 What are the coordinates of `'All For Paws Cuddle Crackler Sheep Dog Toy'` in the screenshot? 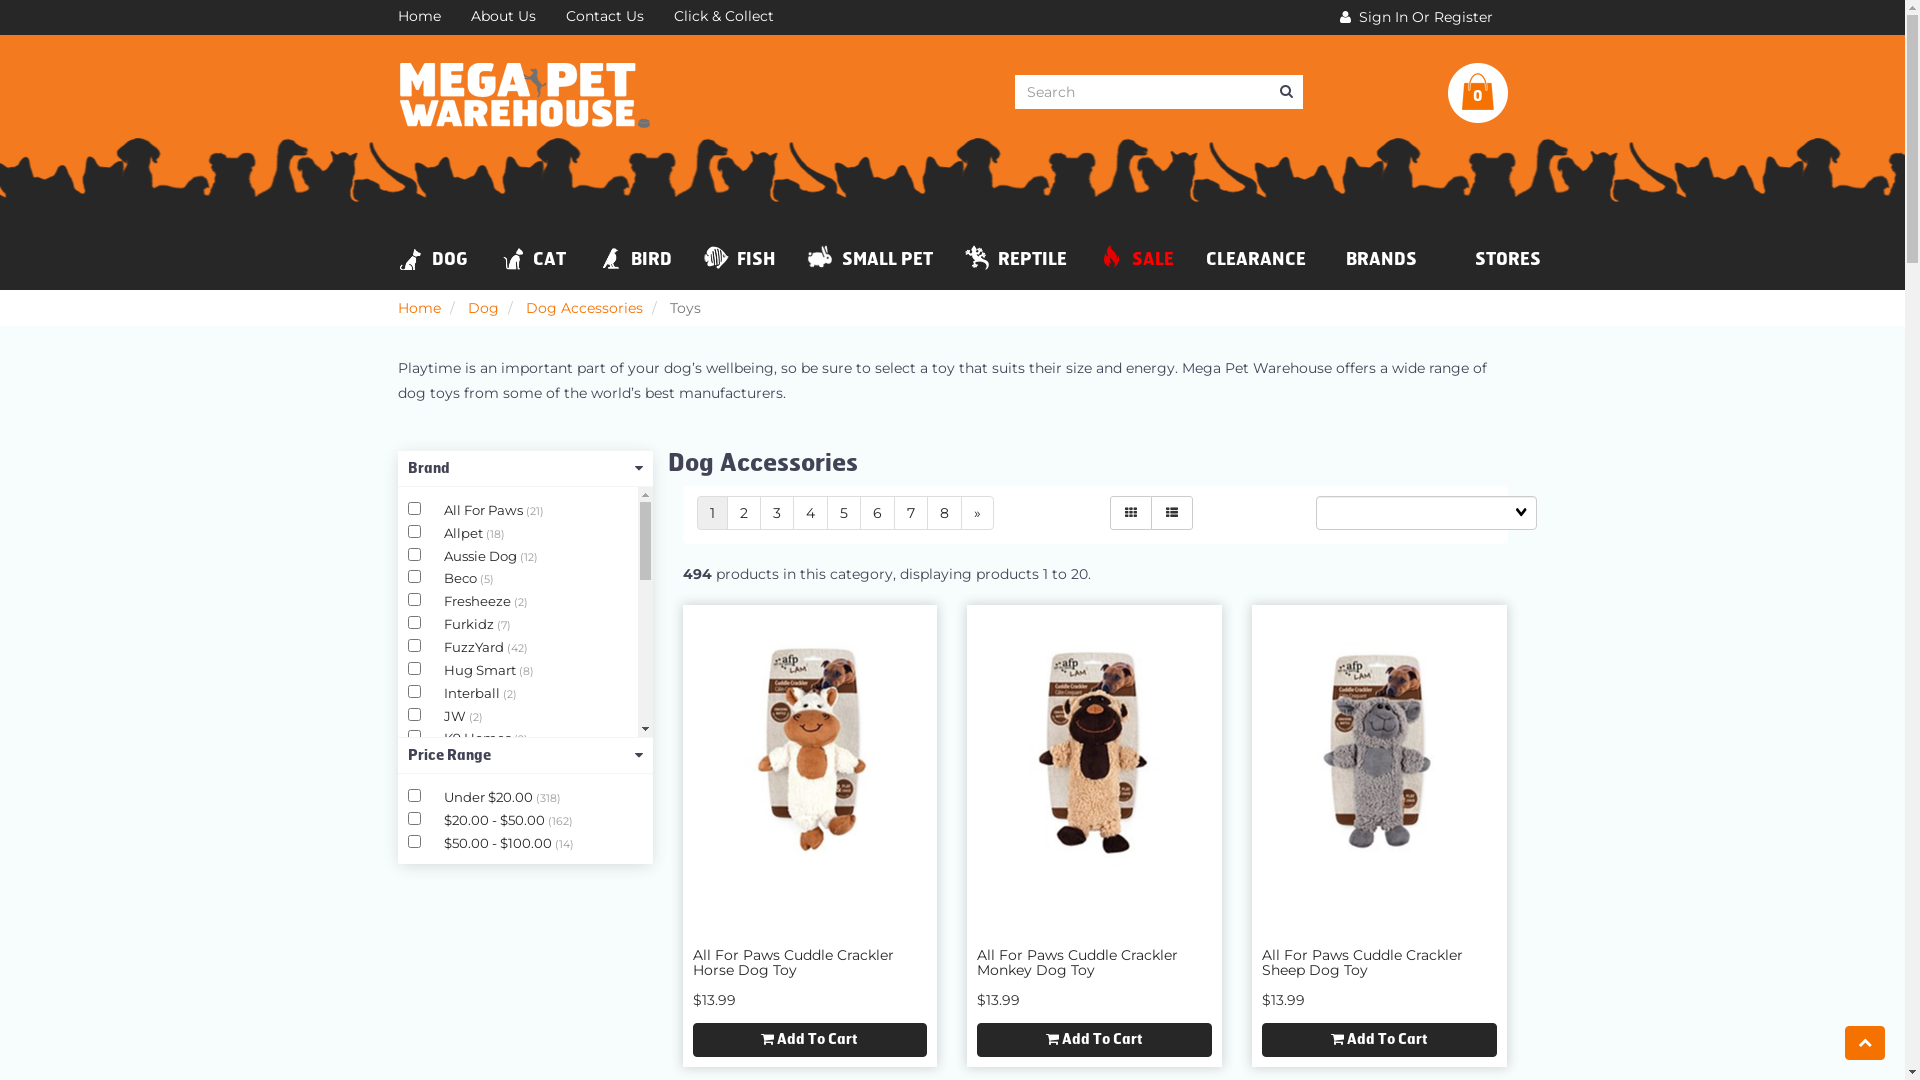 It's located at (1361, 961).